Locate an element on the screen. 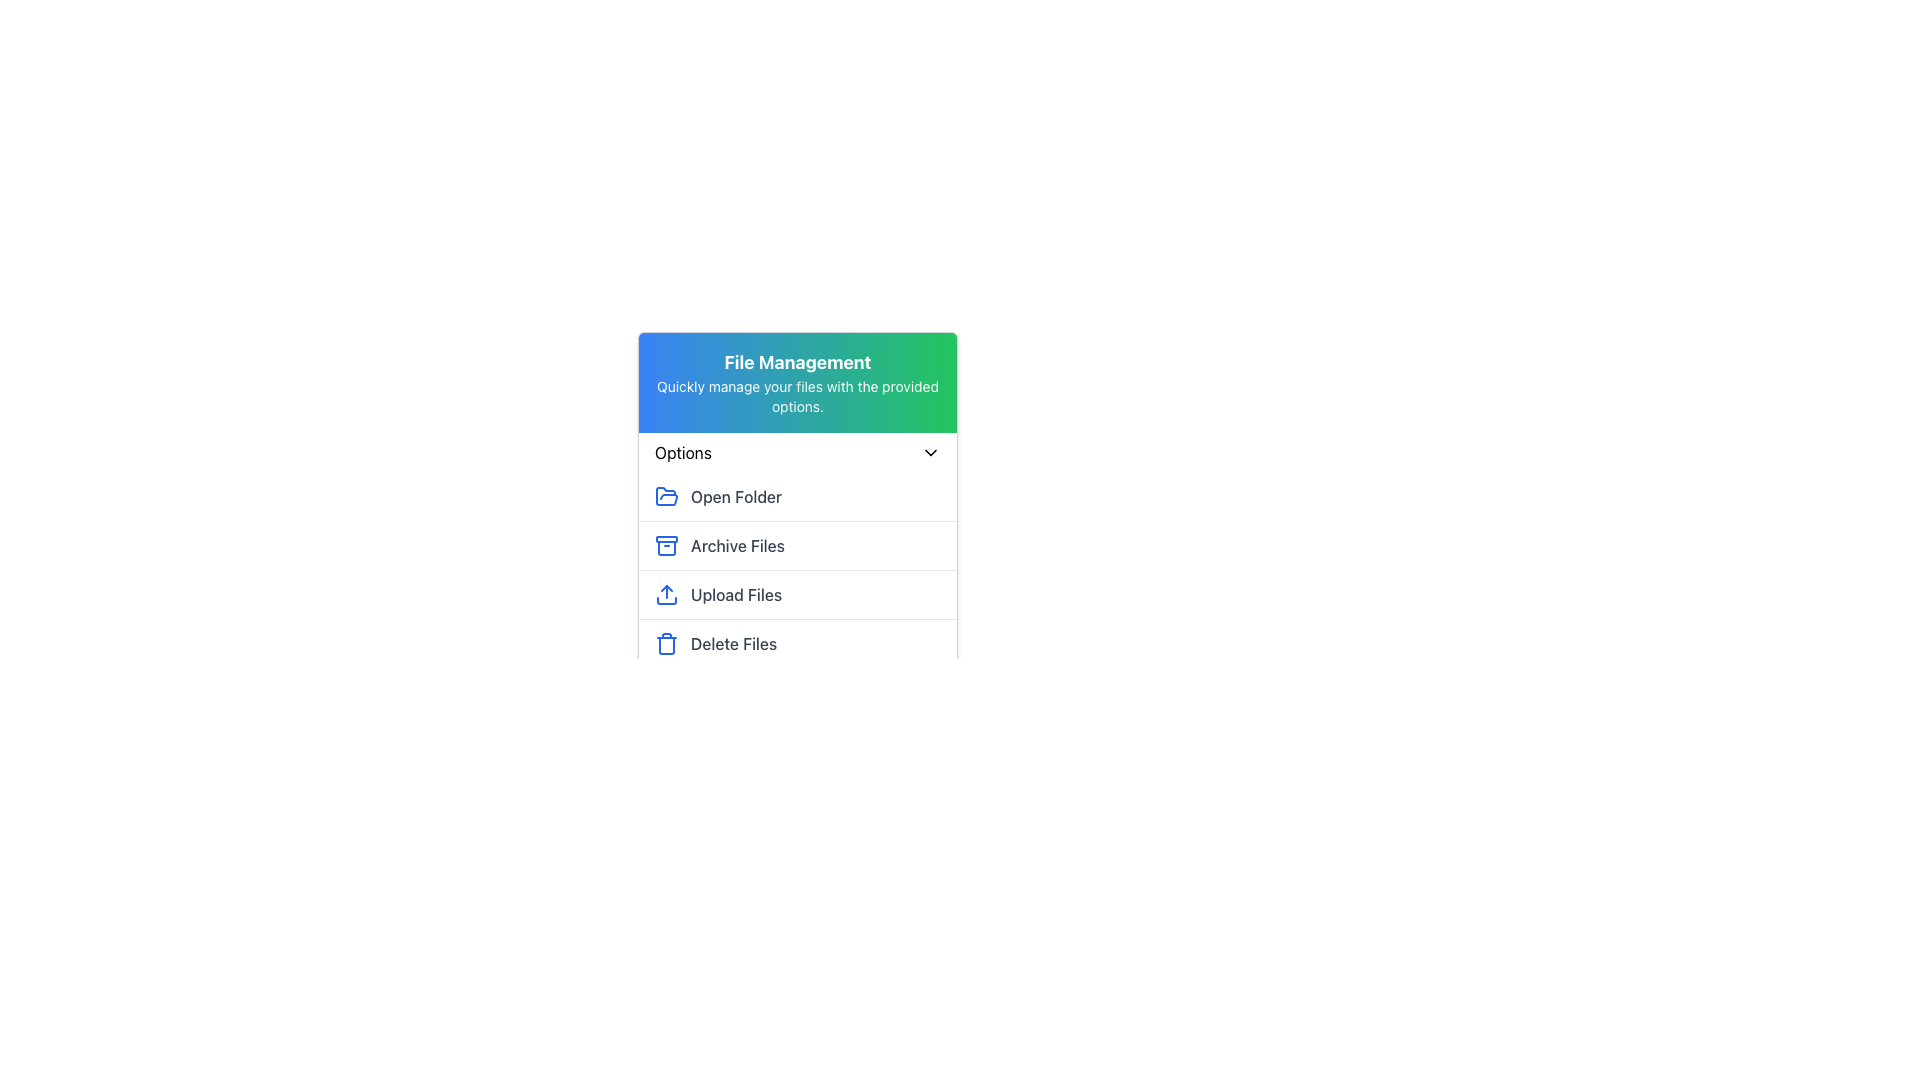 The width and height of the screenshot is (1920, 1080). the upload icon, which is a blue outlined arrow pointing upward above a rectangular base, located in the third list item of the vertical menu under 'Options', next to the 'Upload Files' text is located at coordinates (667, 593).